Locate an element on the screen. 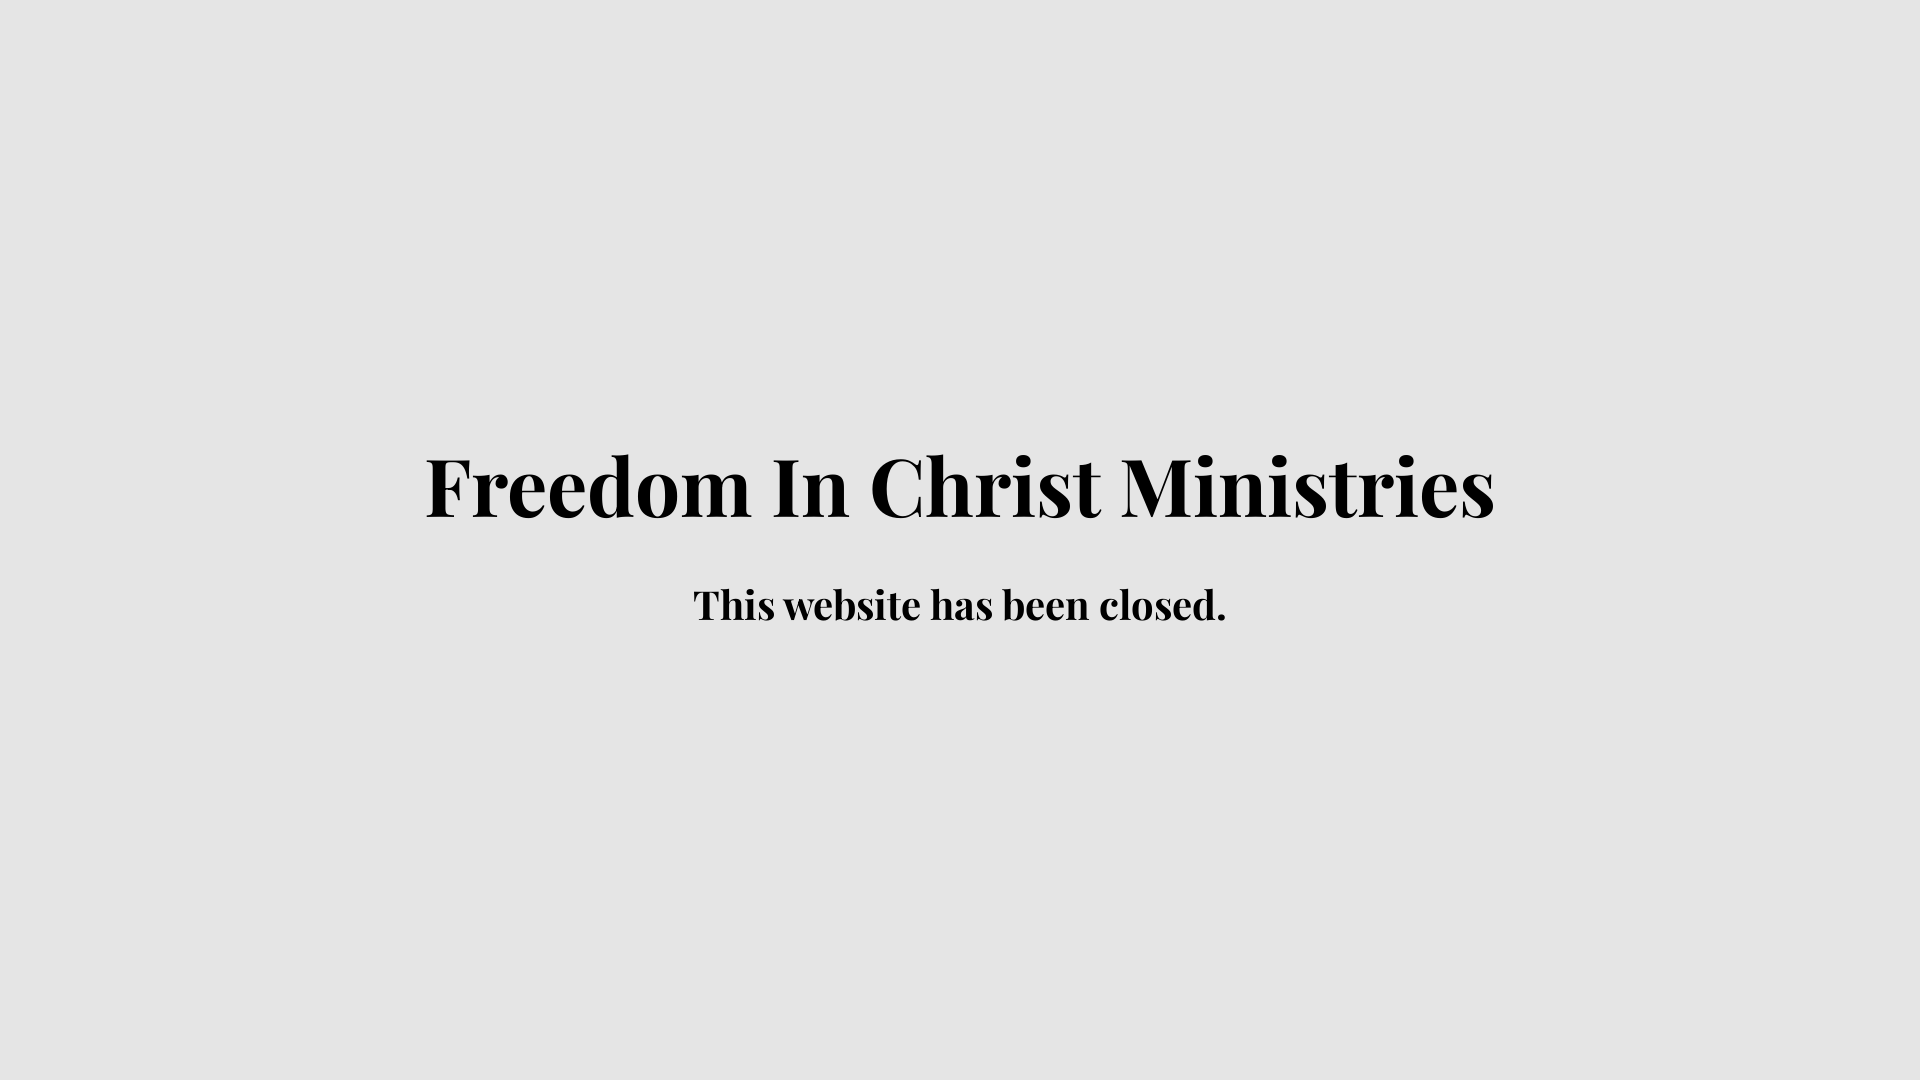 The image size is (1920, 1080). 'Freedom In Christ Ministries' is located at coordinates (960, 501).